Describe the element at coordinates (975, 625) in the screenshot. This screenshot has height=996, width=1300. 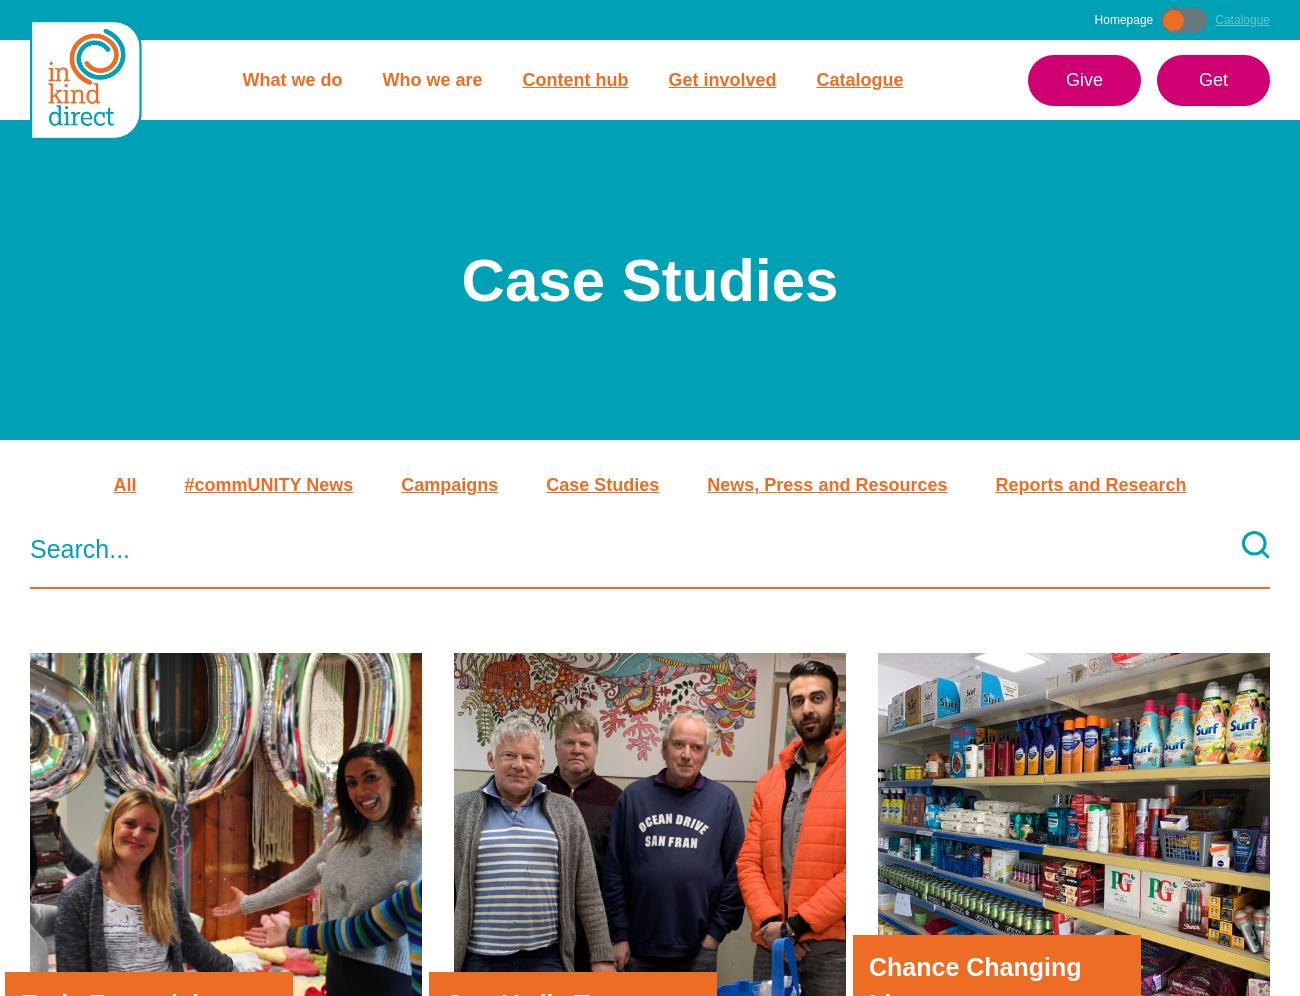
I see `'The Charlie Burns Foundation'` at that location.